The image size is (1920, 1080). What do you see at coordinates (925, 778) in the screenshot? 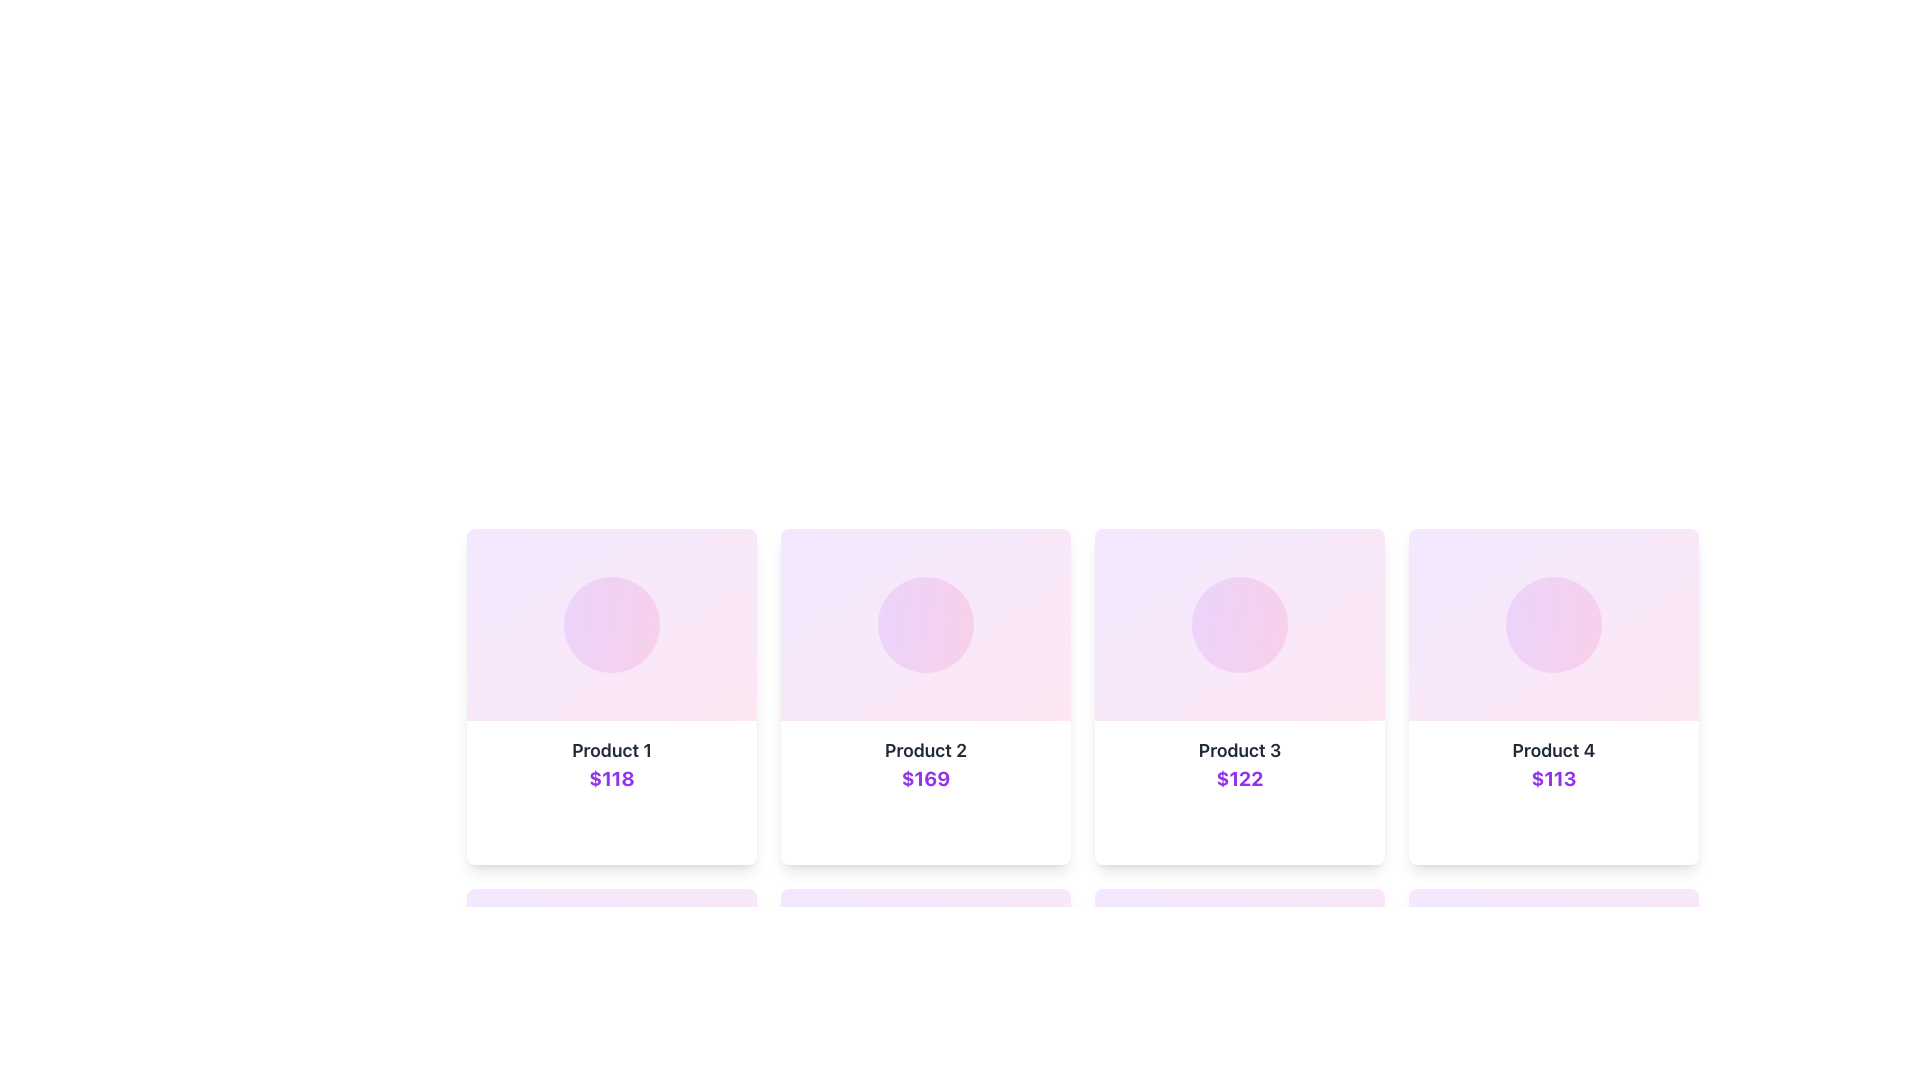
I see `the price label displayed for 'Product 2', which is centrally located within its card, positioned below the product title and above the 'Add to Cart' area` at bounding box center [925, 778].